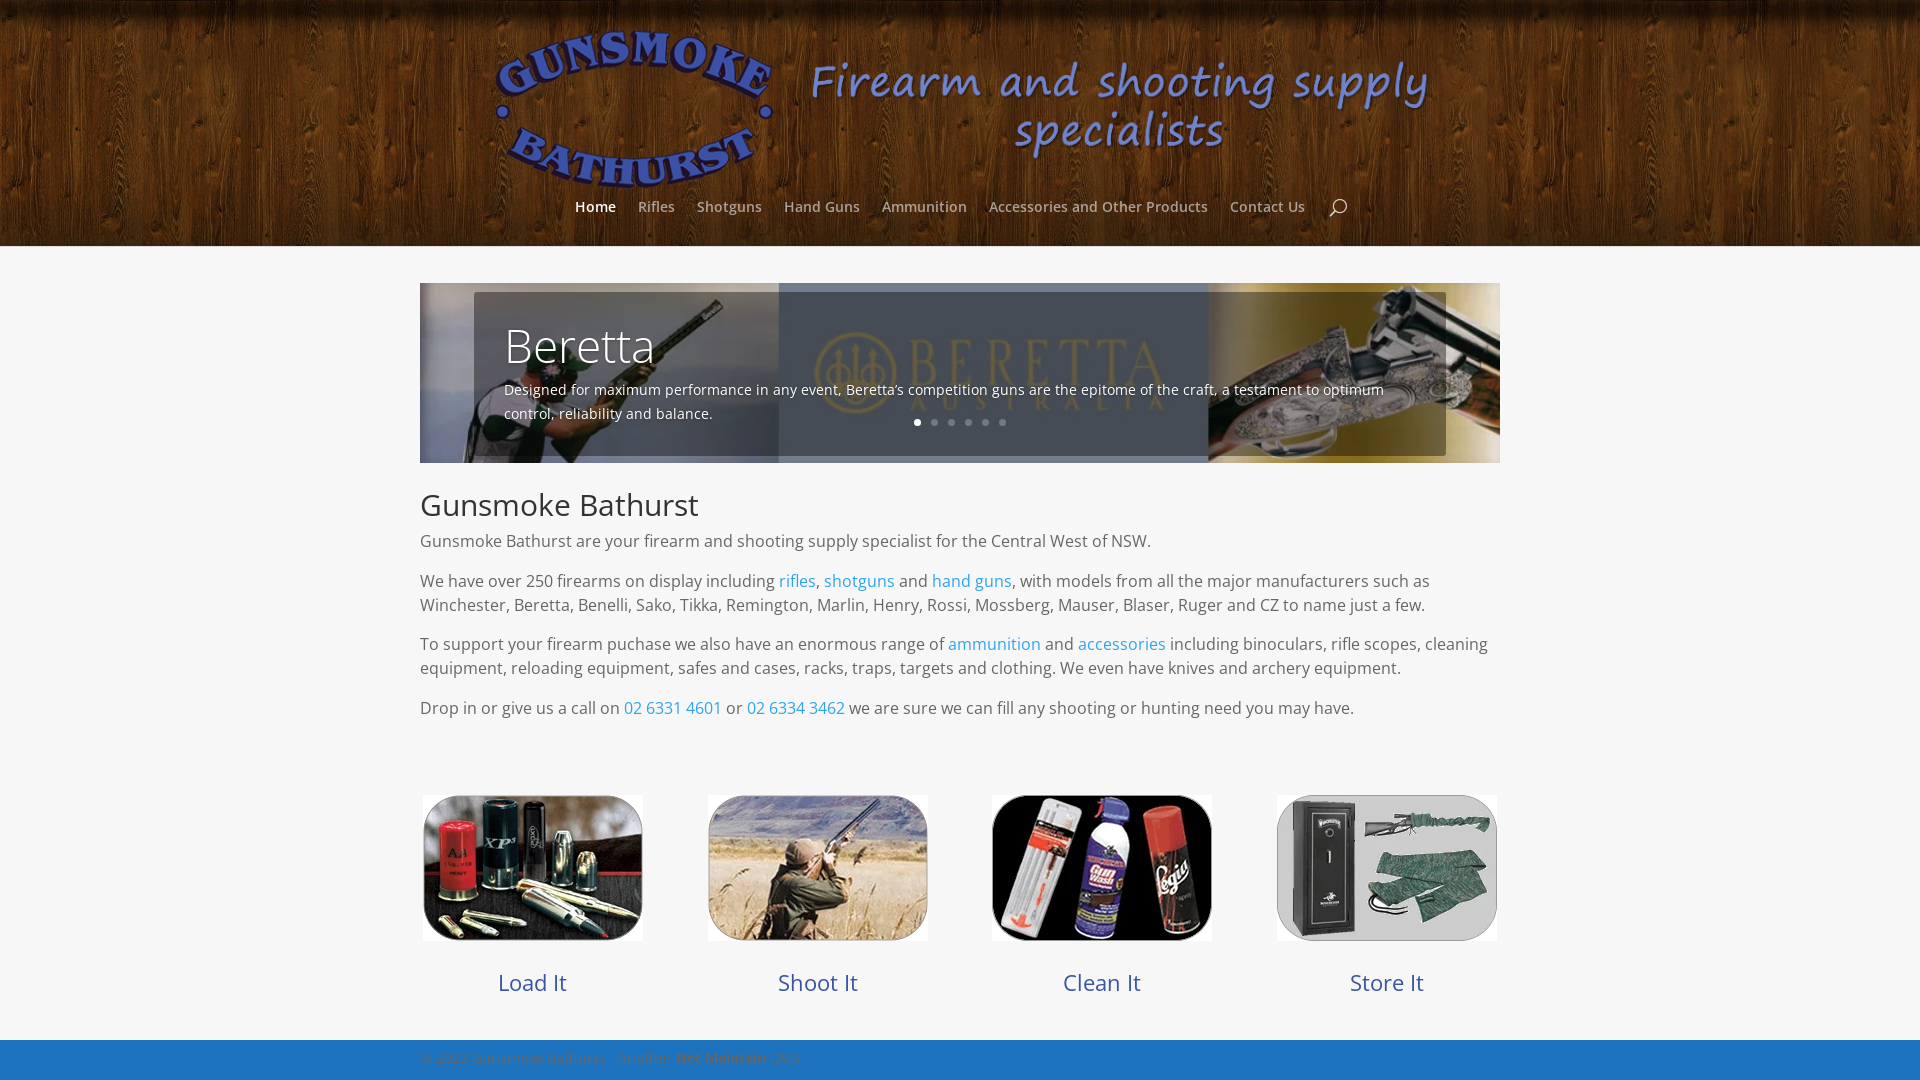 Image resolution: width=1920 pixels, height=1080 pixels. Describe the element at coordinates (594, 223) in the screenshot. I see `'Home'` at that location.